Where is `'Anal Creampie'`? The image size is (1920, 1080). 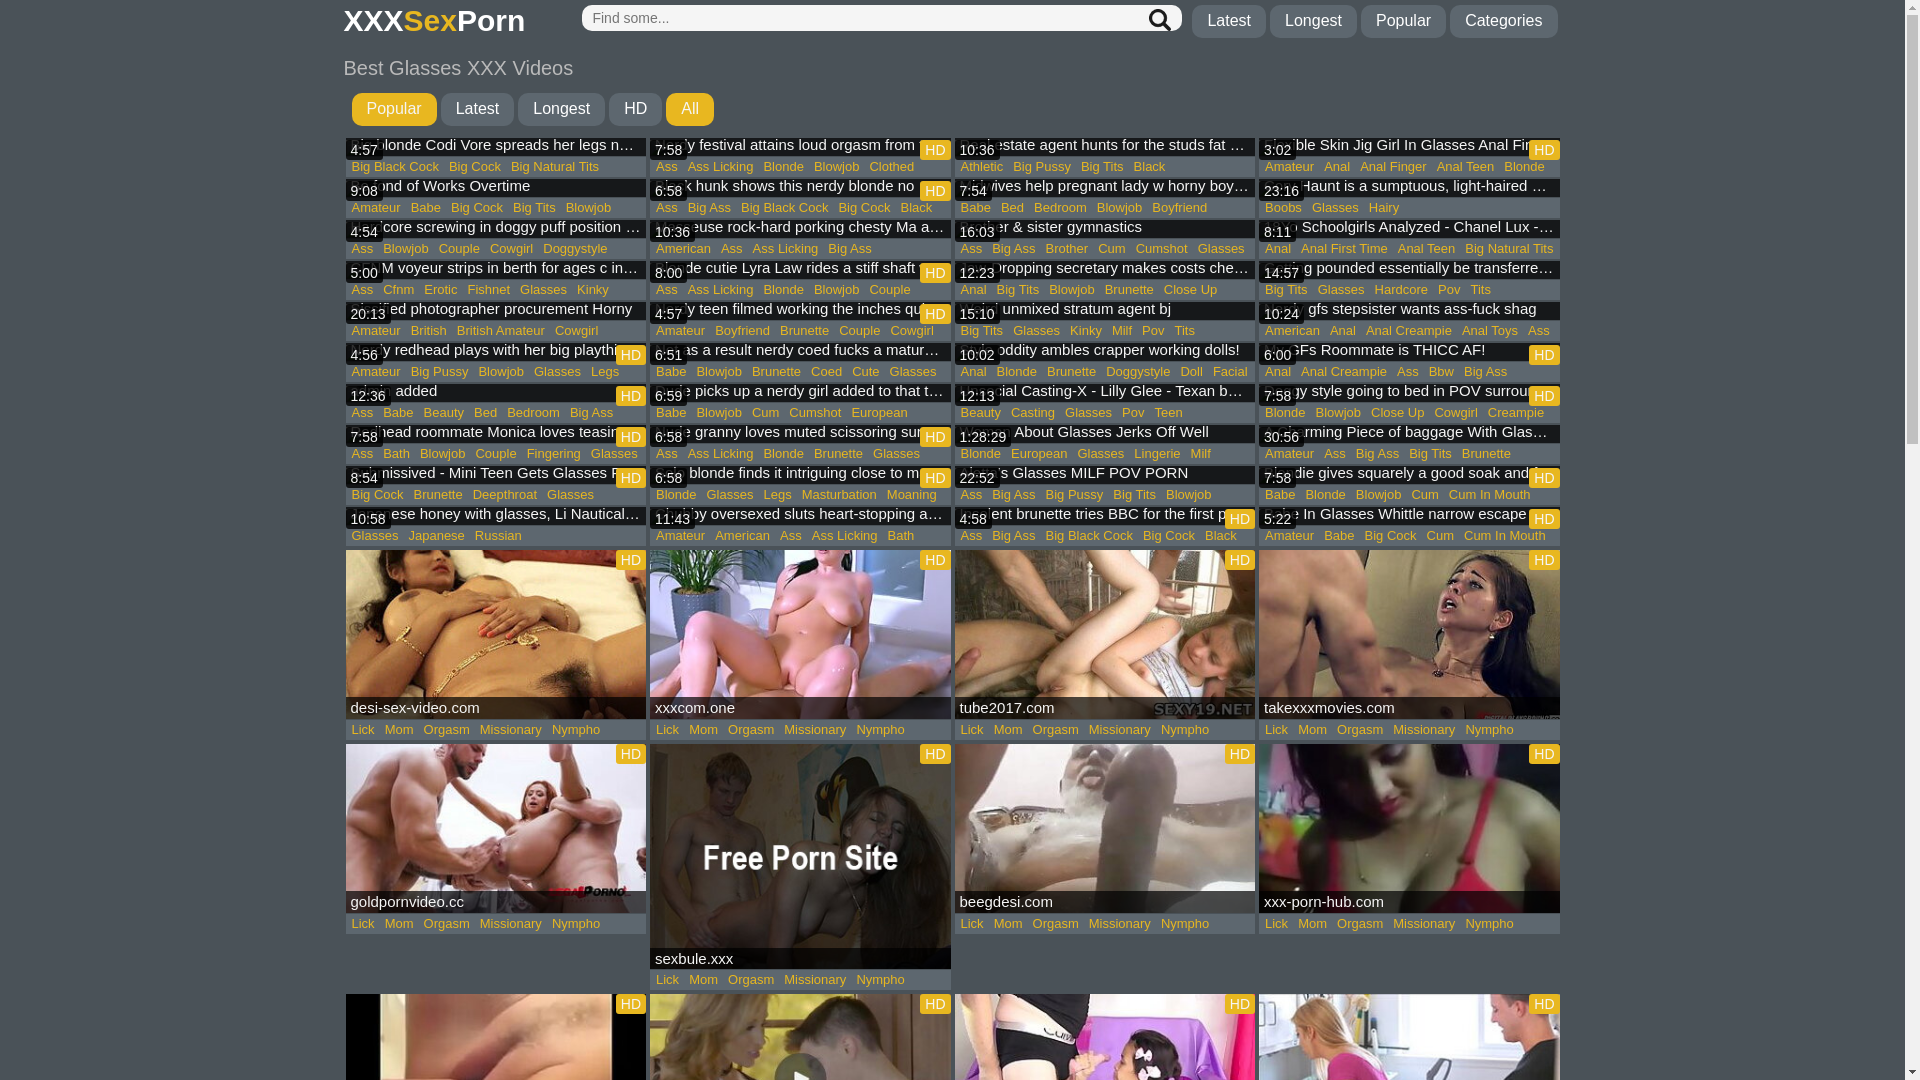 'Anal Creampie' is located at coordinates (1408, 330).